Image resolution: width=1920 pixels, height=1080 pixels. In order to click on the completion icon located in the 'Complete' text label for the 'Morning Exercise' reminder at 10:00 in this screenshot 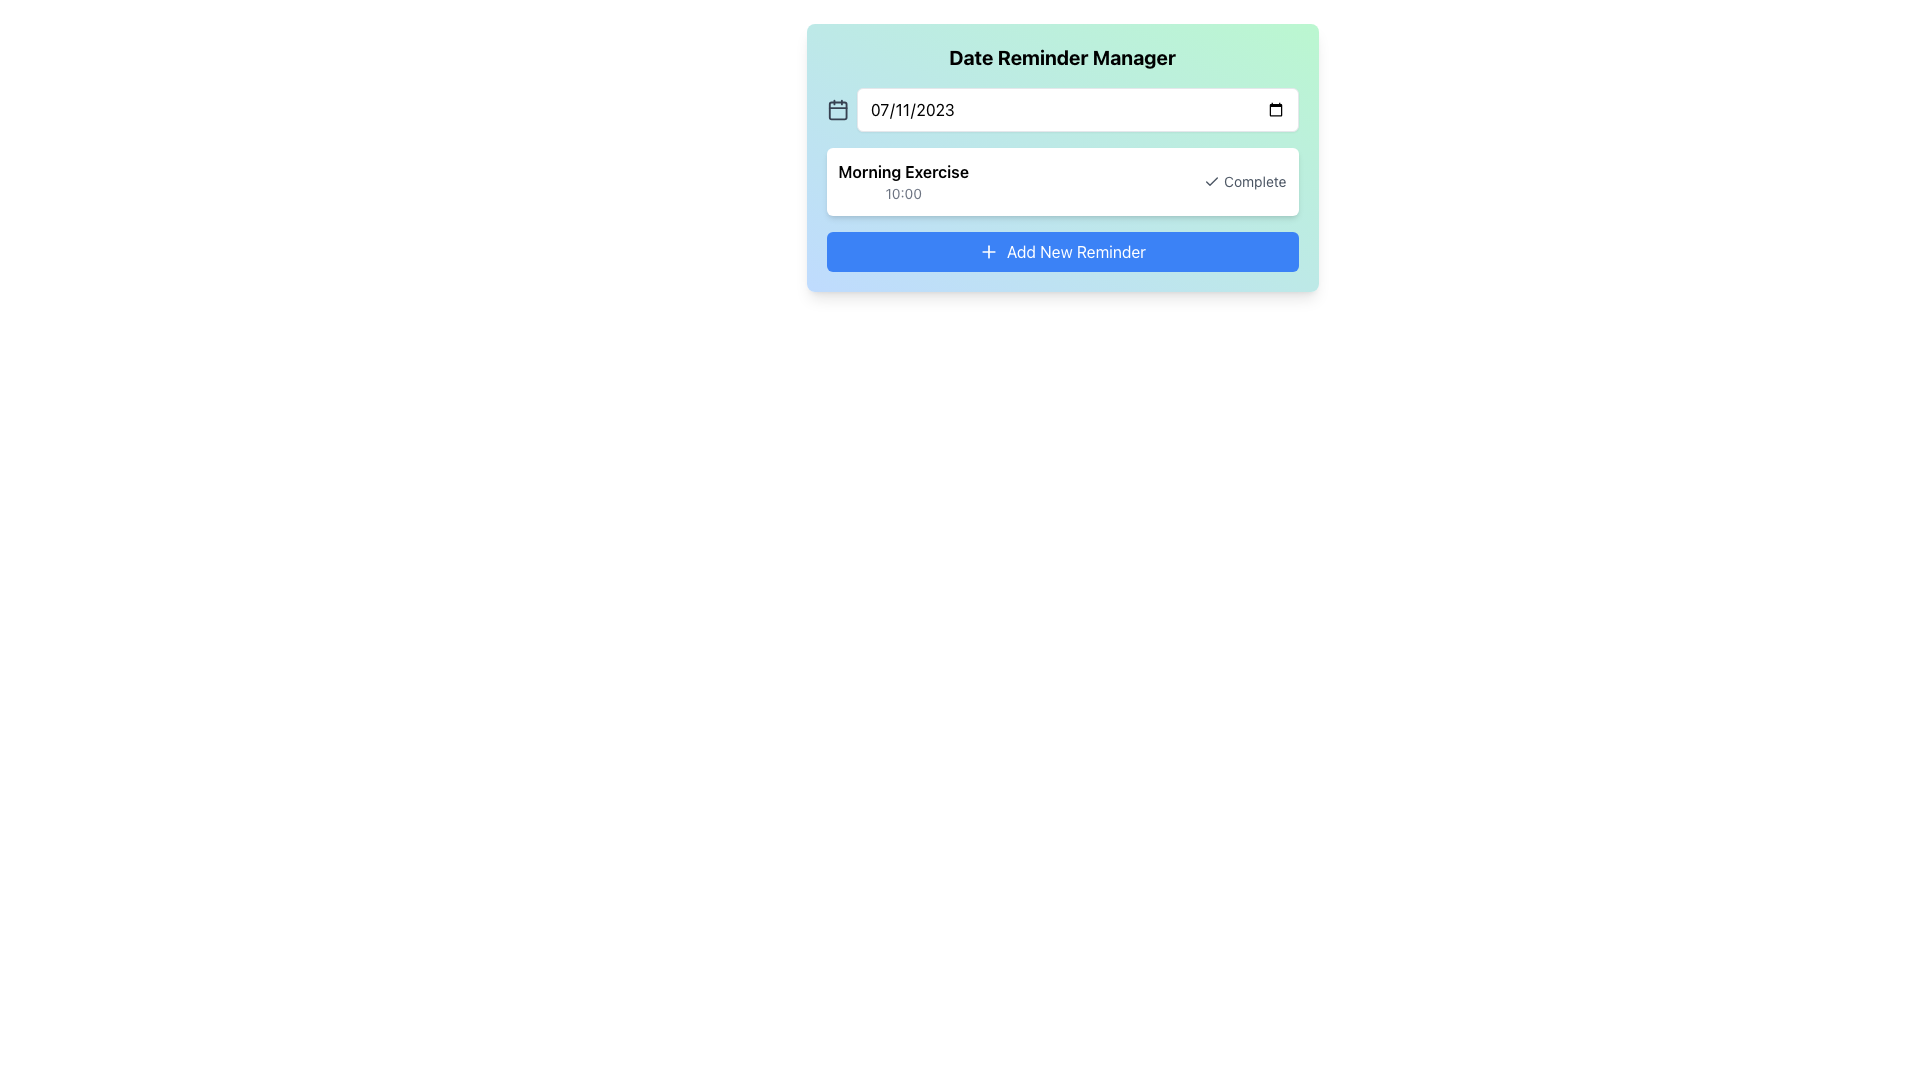, I will do `click(1211, 181)`.